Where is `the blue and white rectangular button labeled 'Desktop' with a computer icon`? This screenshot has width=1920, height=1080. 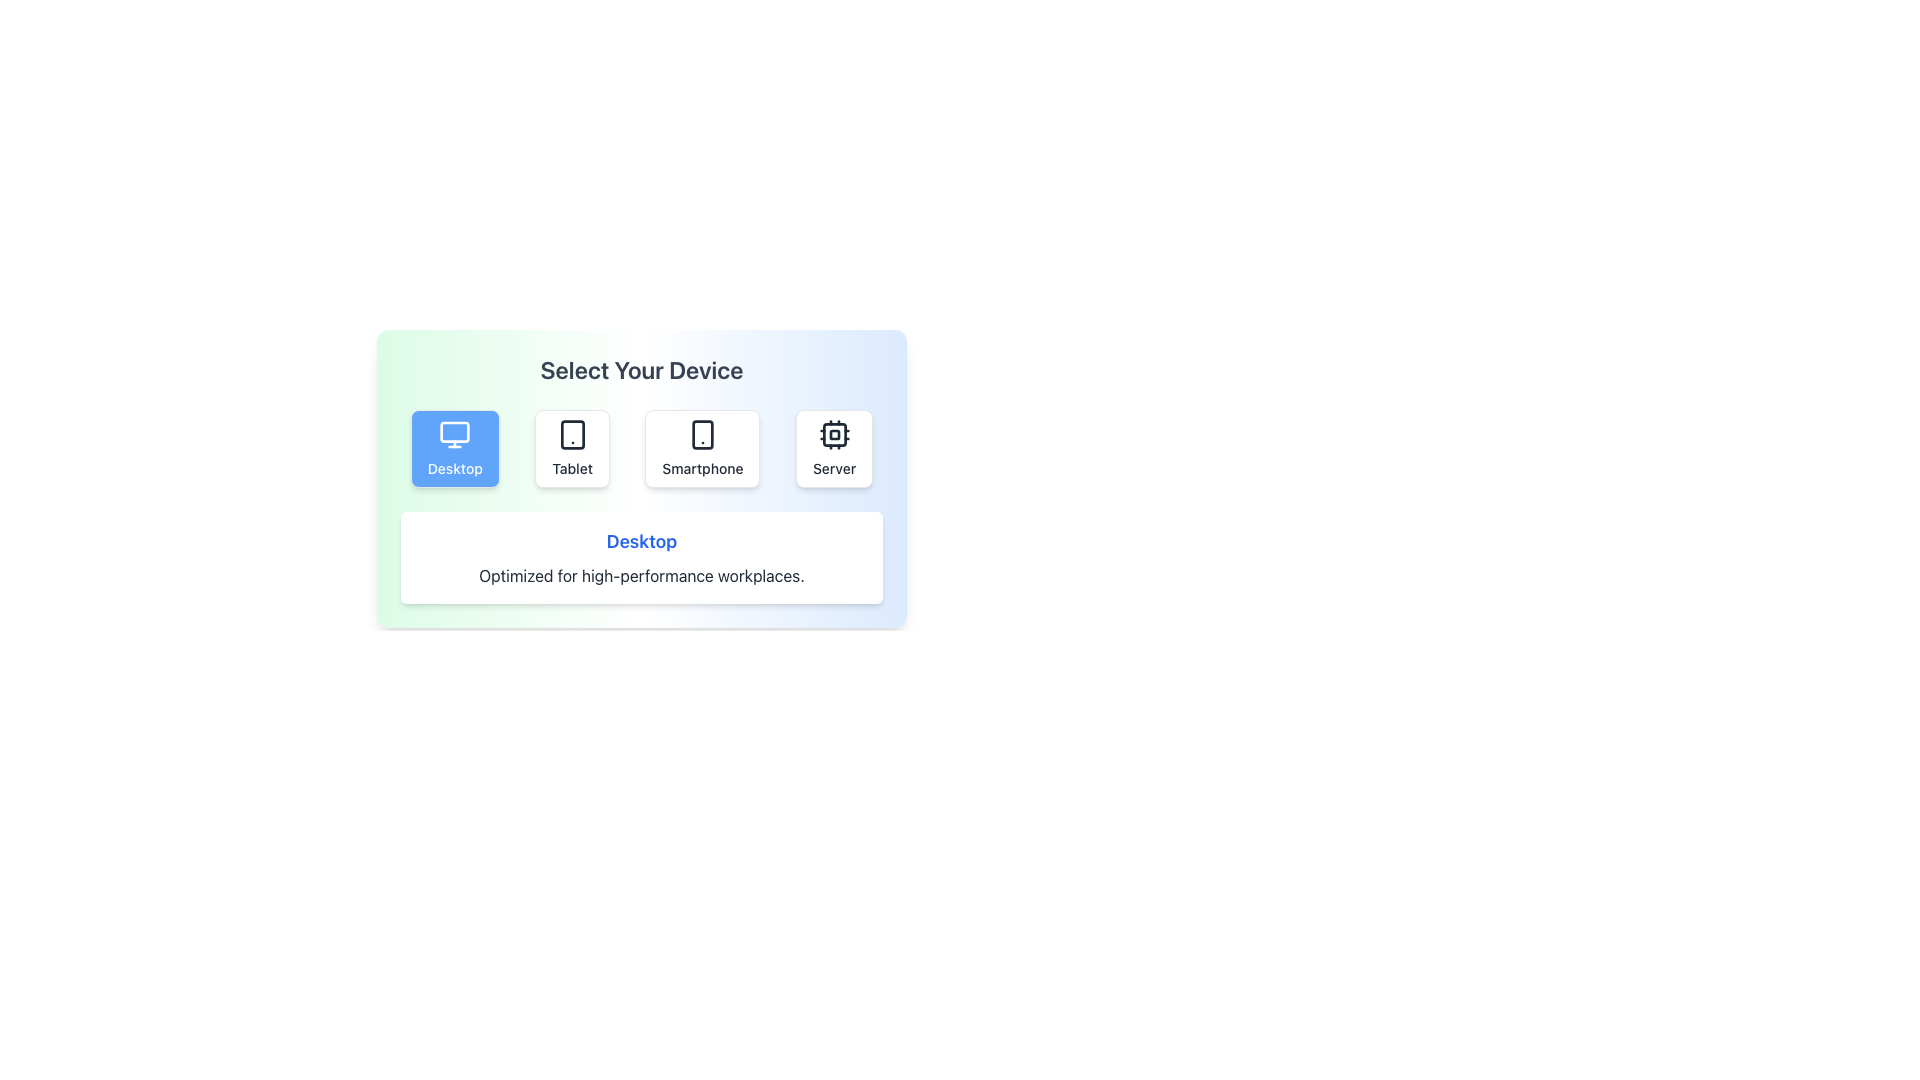
the blue and white rectangular button labeled 'Desktop' with a computer icon is located at coordinates (454, 447).